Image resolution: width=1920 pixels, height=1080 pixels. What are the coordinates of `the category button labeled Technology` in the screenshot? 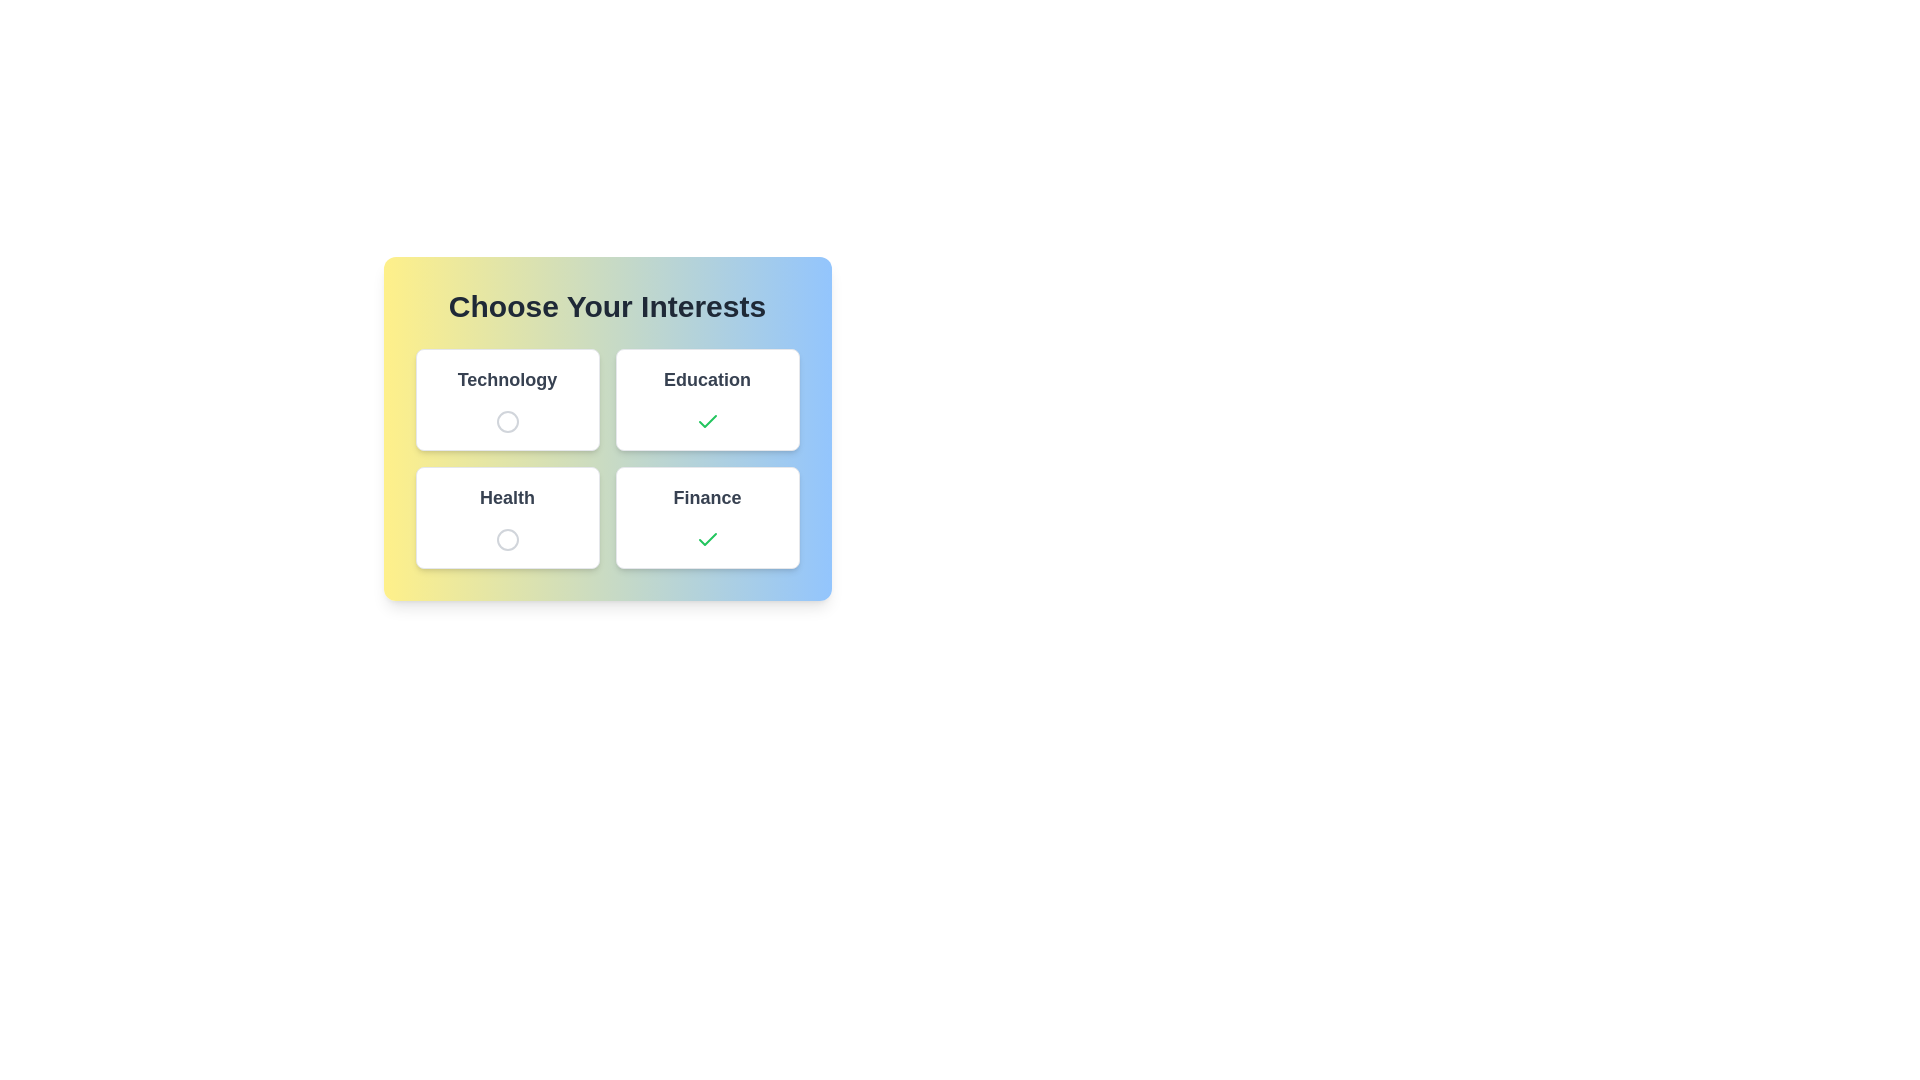 It's located at (507, 400).